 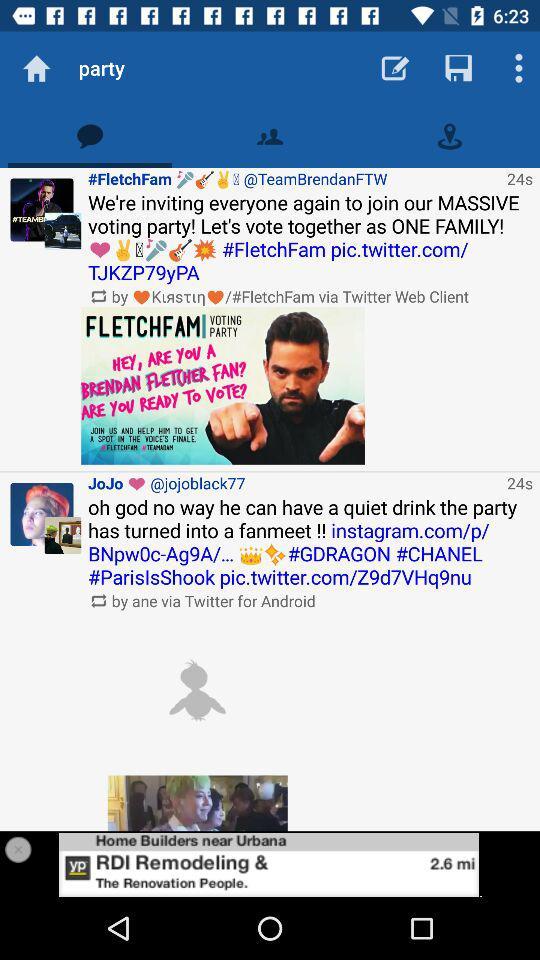 What do you see at coordinates (449, 135) in the screenshot?
I see `location` at bounding box center [449, 135].